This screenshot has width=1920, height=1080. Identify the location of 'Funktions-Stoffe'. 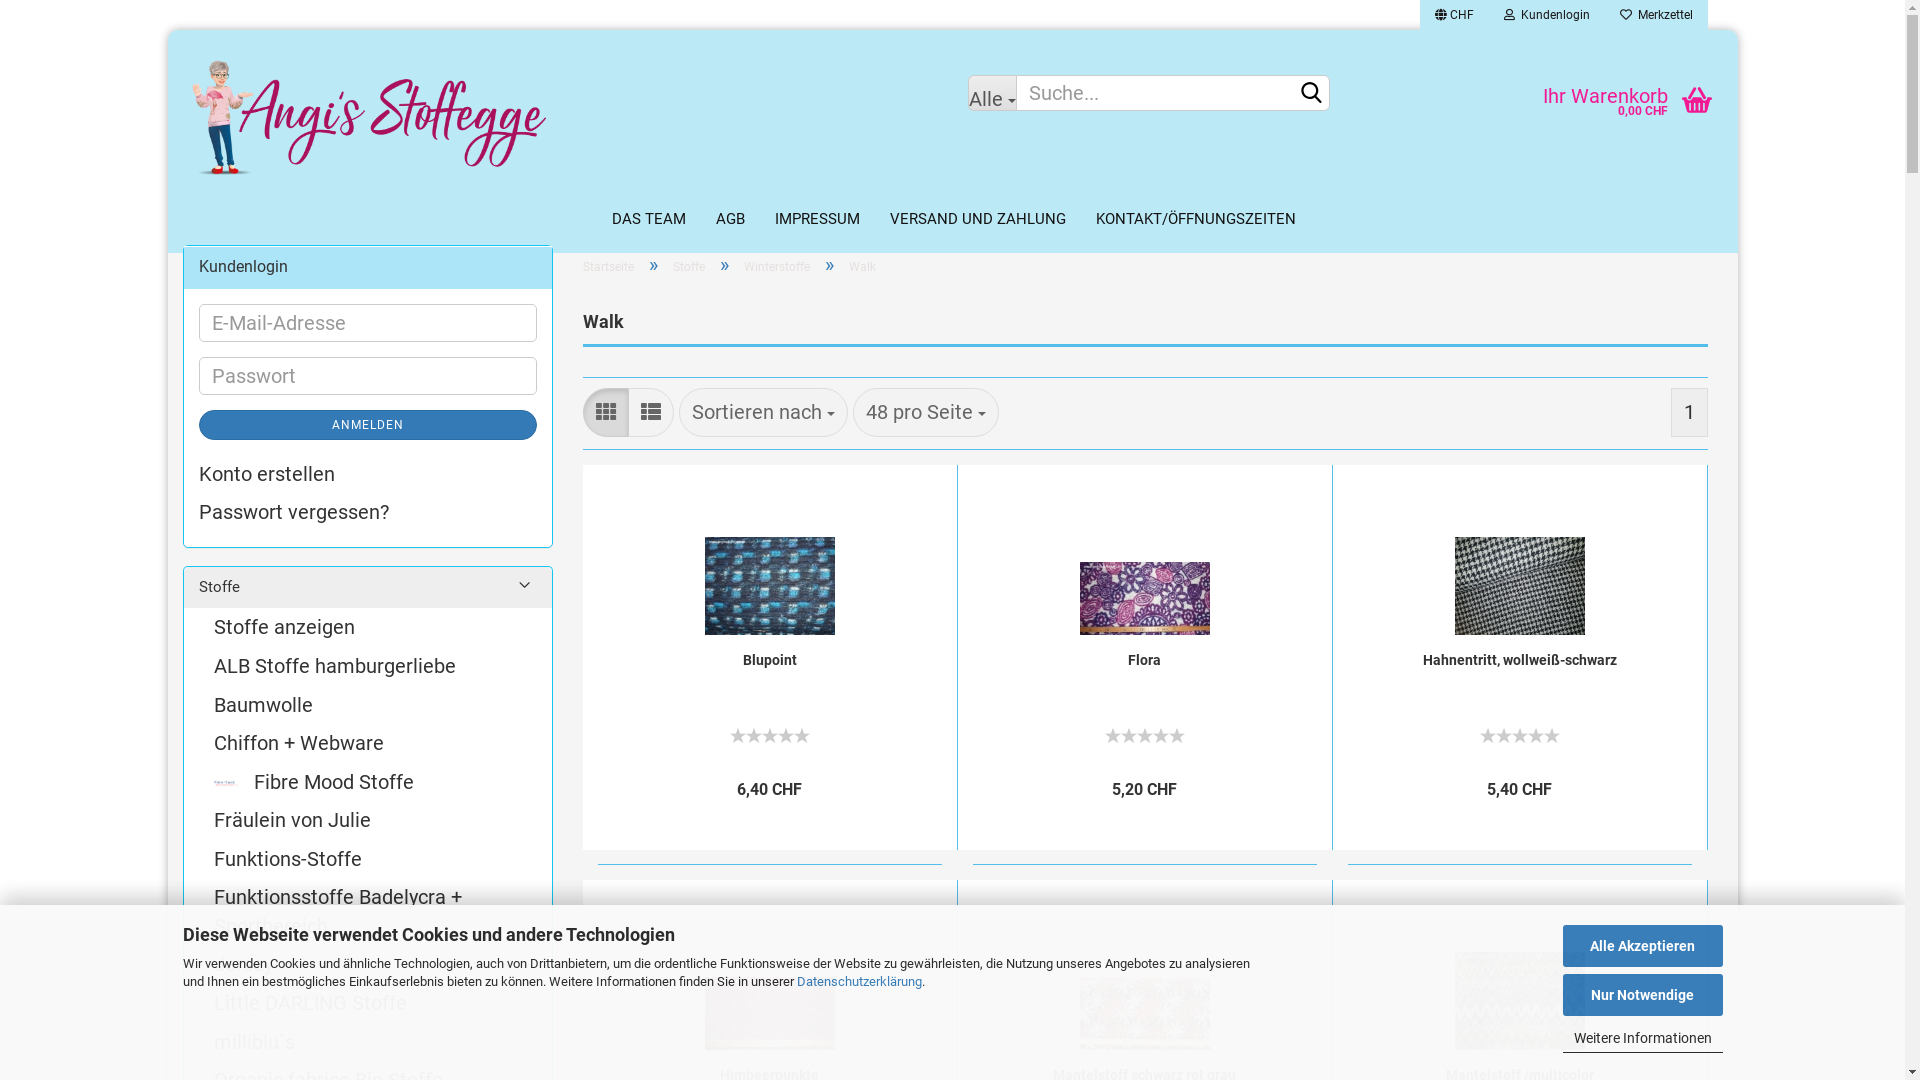
(368, 858).